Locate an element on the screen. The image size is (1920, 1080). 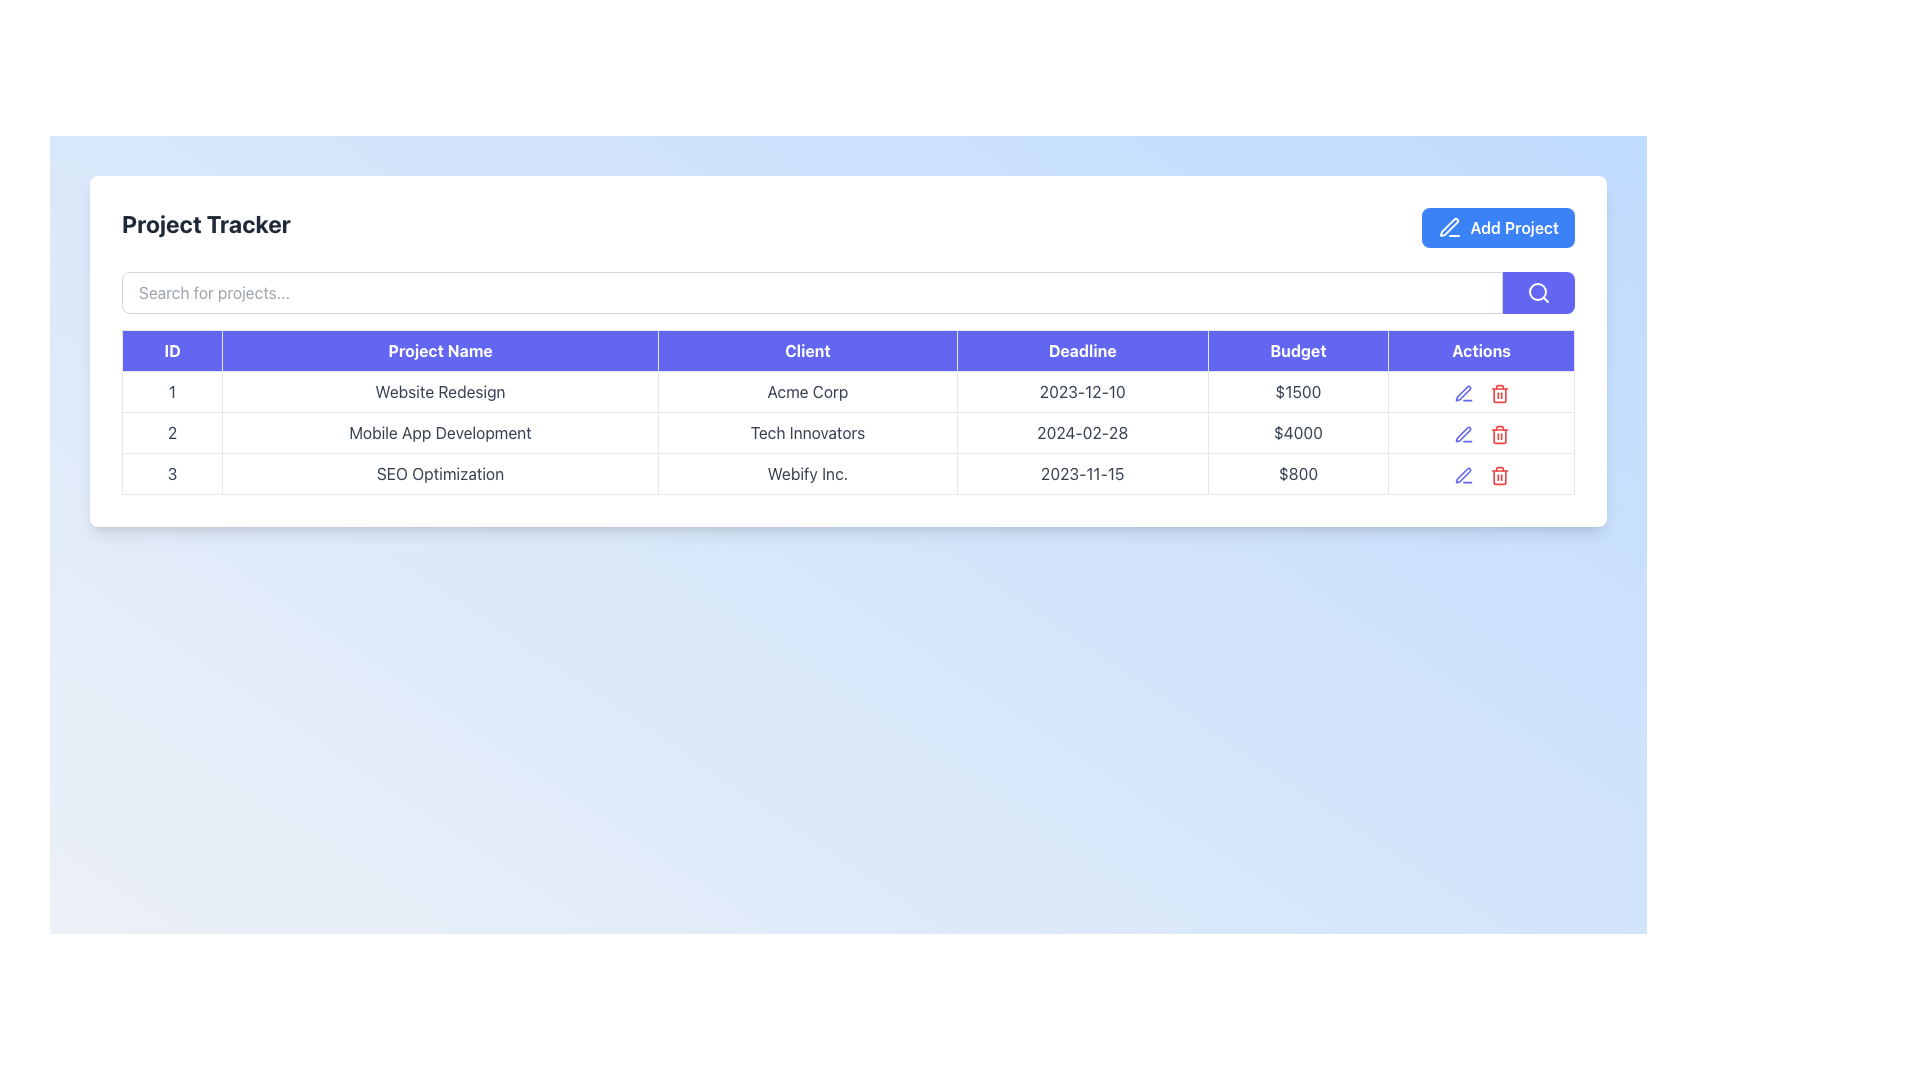
the text label displaying 'Website Redesign' located in the second column of the first row of the data table, directly under the 'Project Name' header is located at coordinates (439, 392).